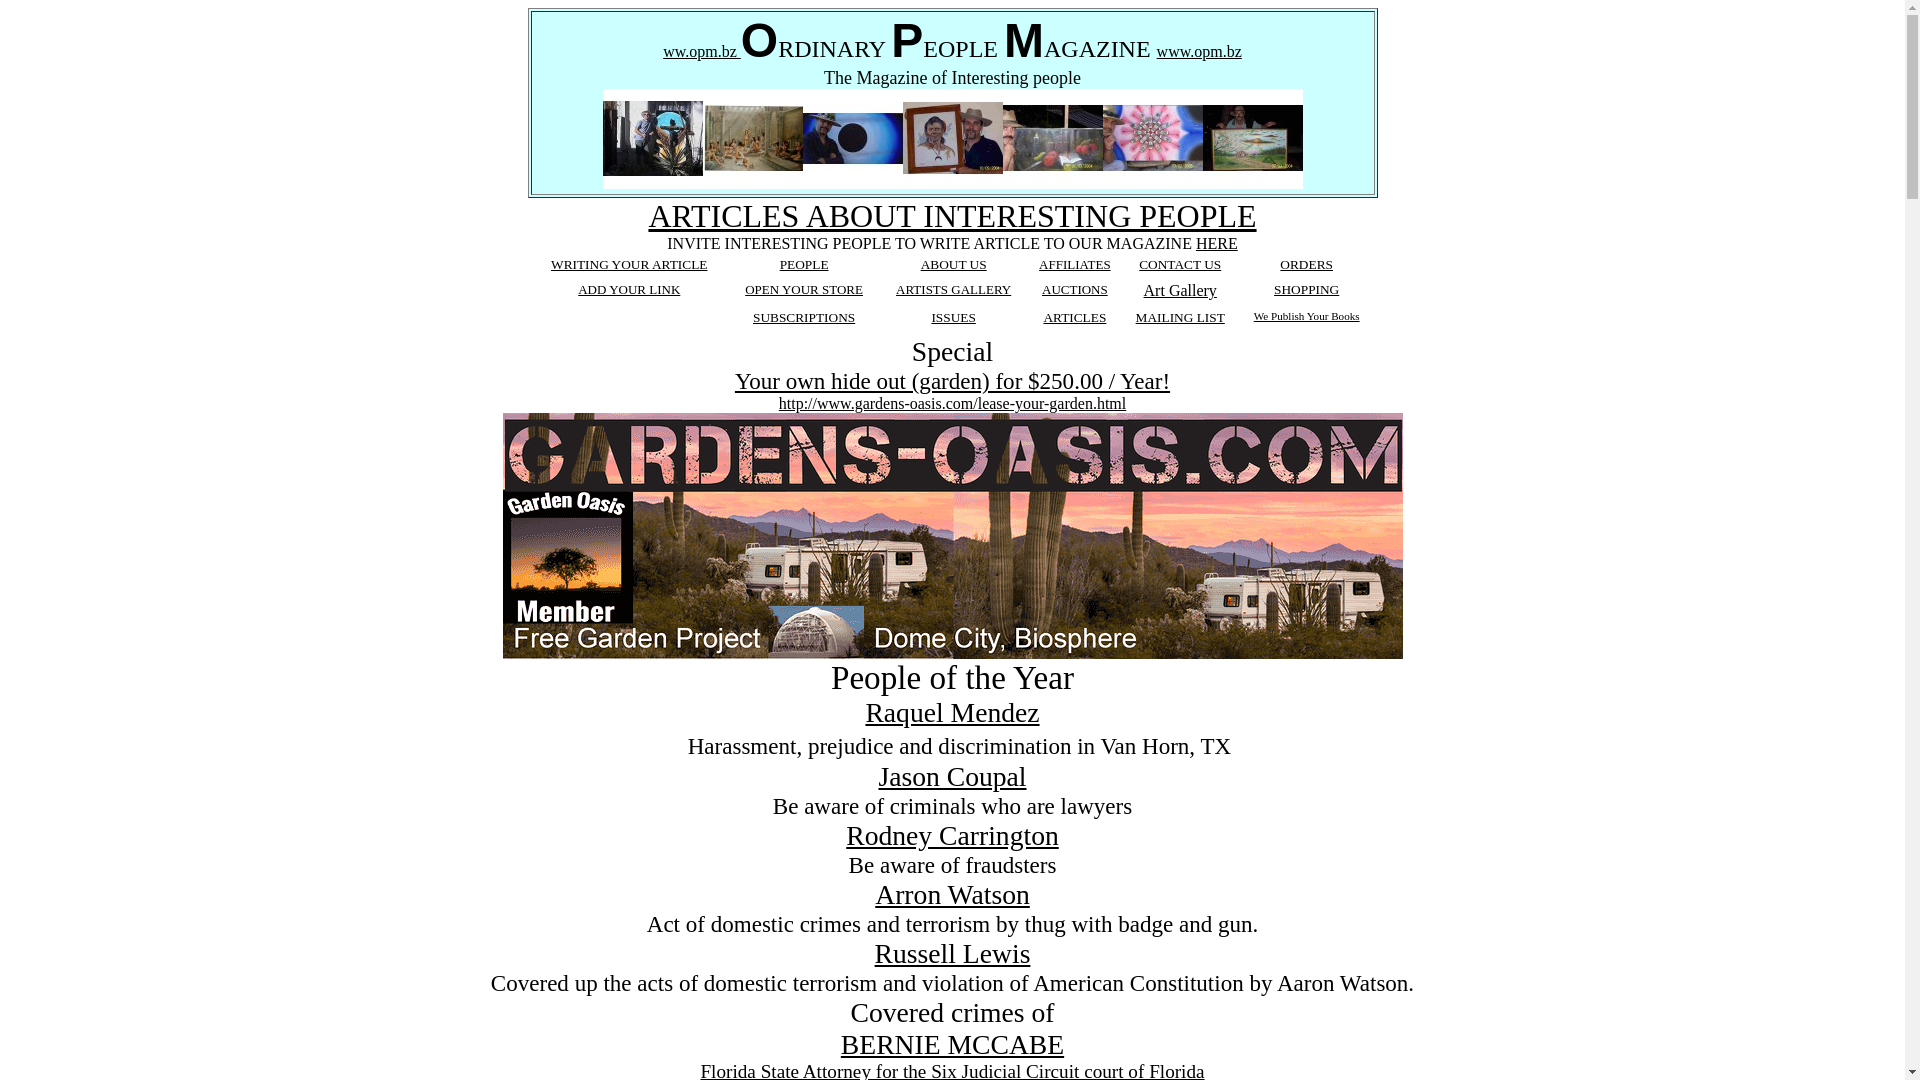  Describe the element at coordinates (950, 711) in the screenshot. I see `'Raquel Mendez'` at that location.